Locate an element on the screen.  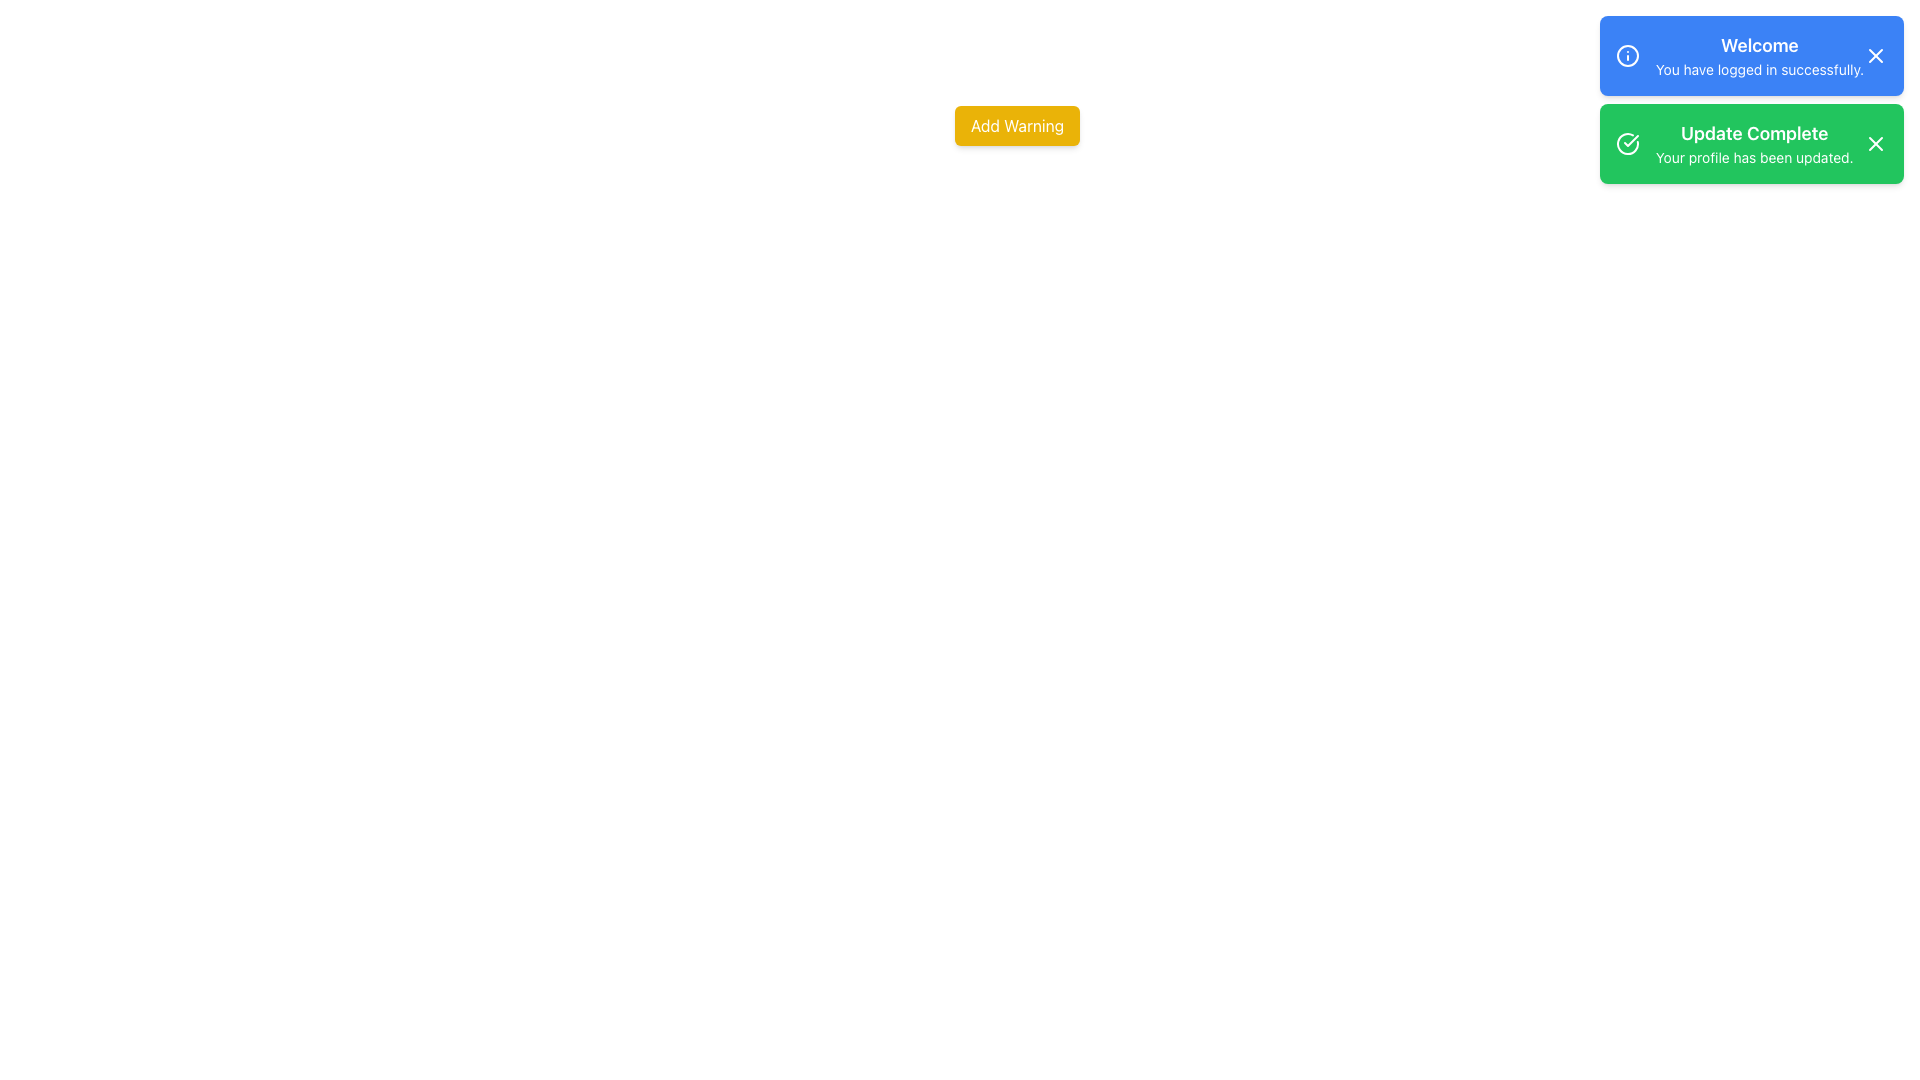
text content of the header element displaying 'Update Complete' in bold font within the green notification bar is located at coordinates (1753, 134).